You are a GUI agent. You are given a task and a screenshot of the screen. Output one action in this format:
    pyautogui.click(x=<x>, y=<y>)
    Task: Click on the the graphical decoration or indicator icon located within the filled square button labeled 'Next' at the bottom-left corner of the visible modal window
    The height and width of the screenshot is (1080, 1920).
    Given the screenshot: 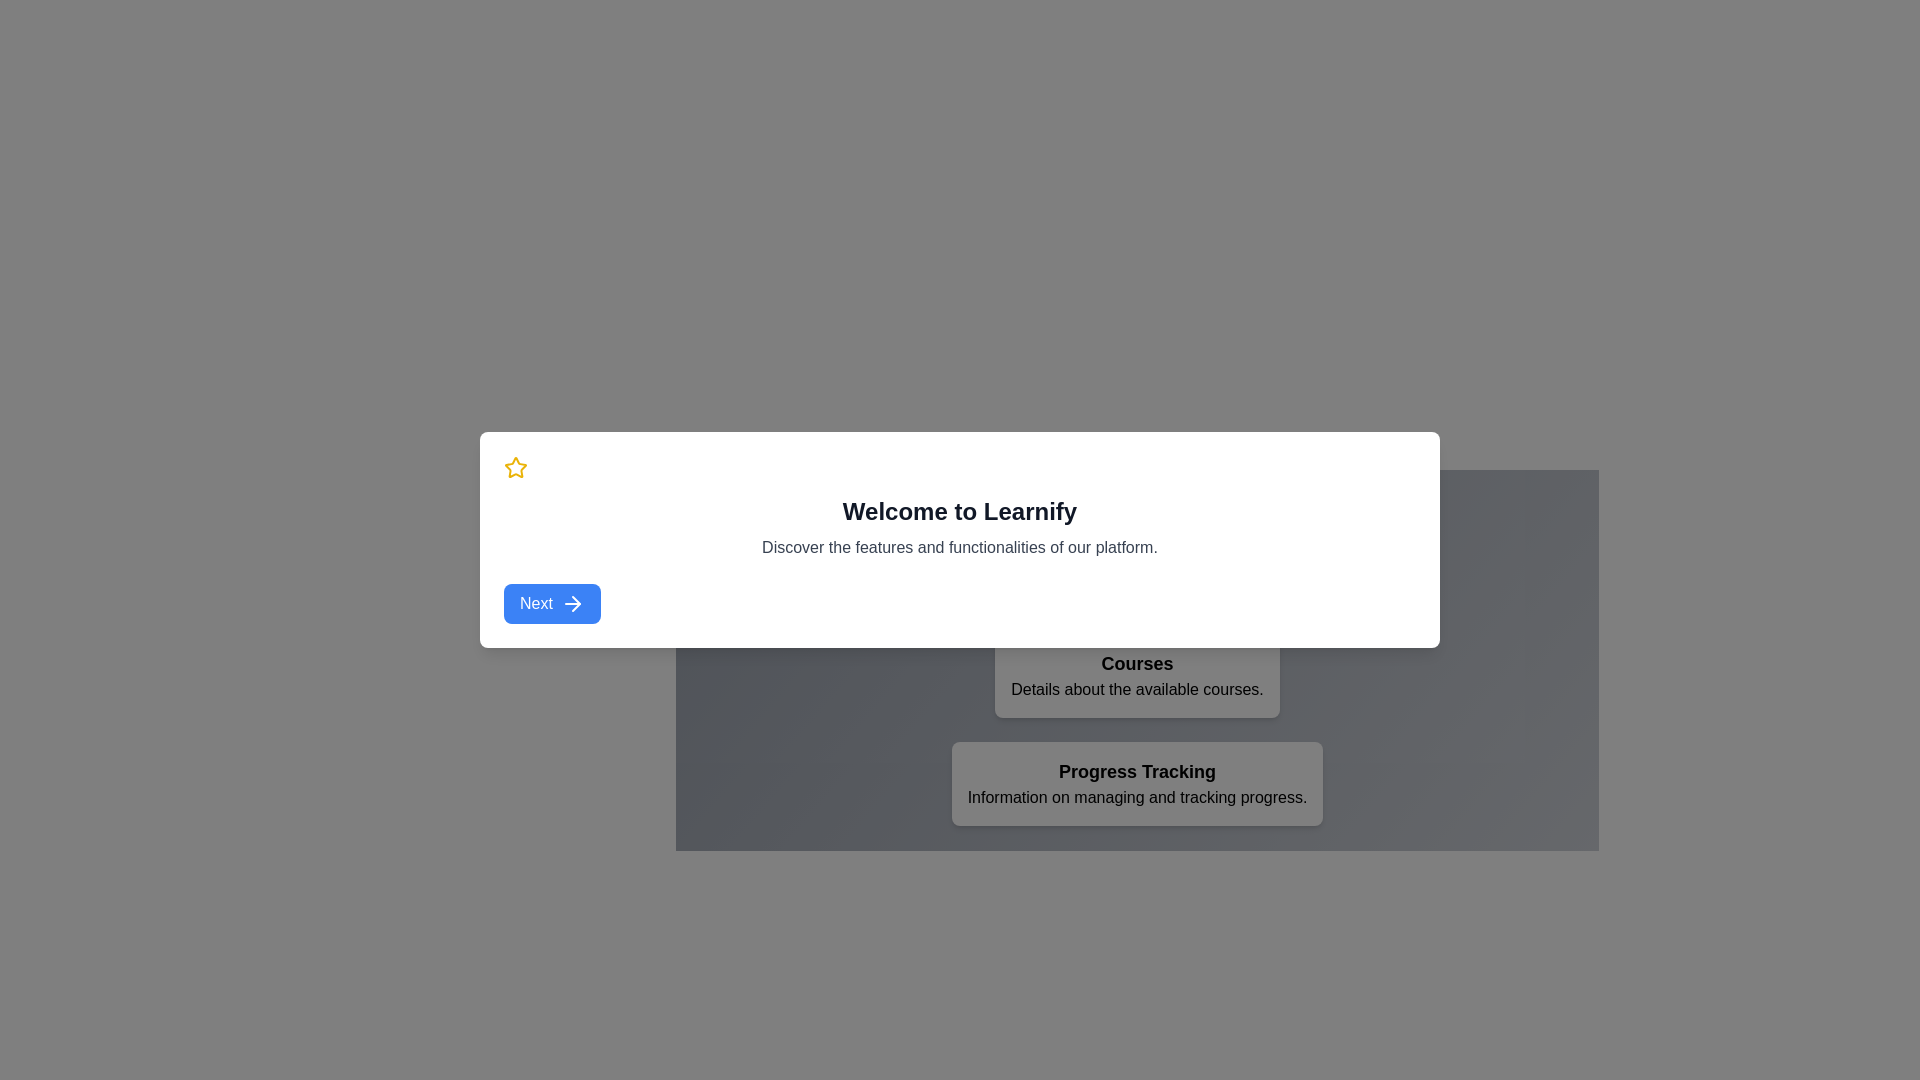 What is the action you would take?
    pyautogui.click(x=575, y=603)
    